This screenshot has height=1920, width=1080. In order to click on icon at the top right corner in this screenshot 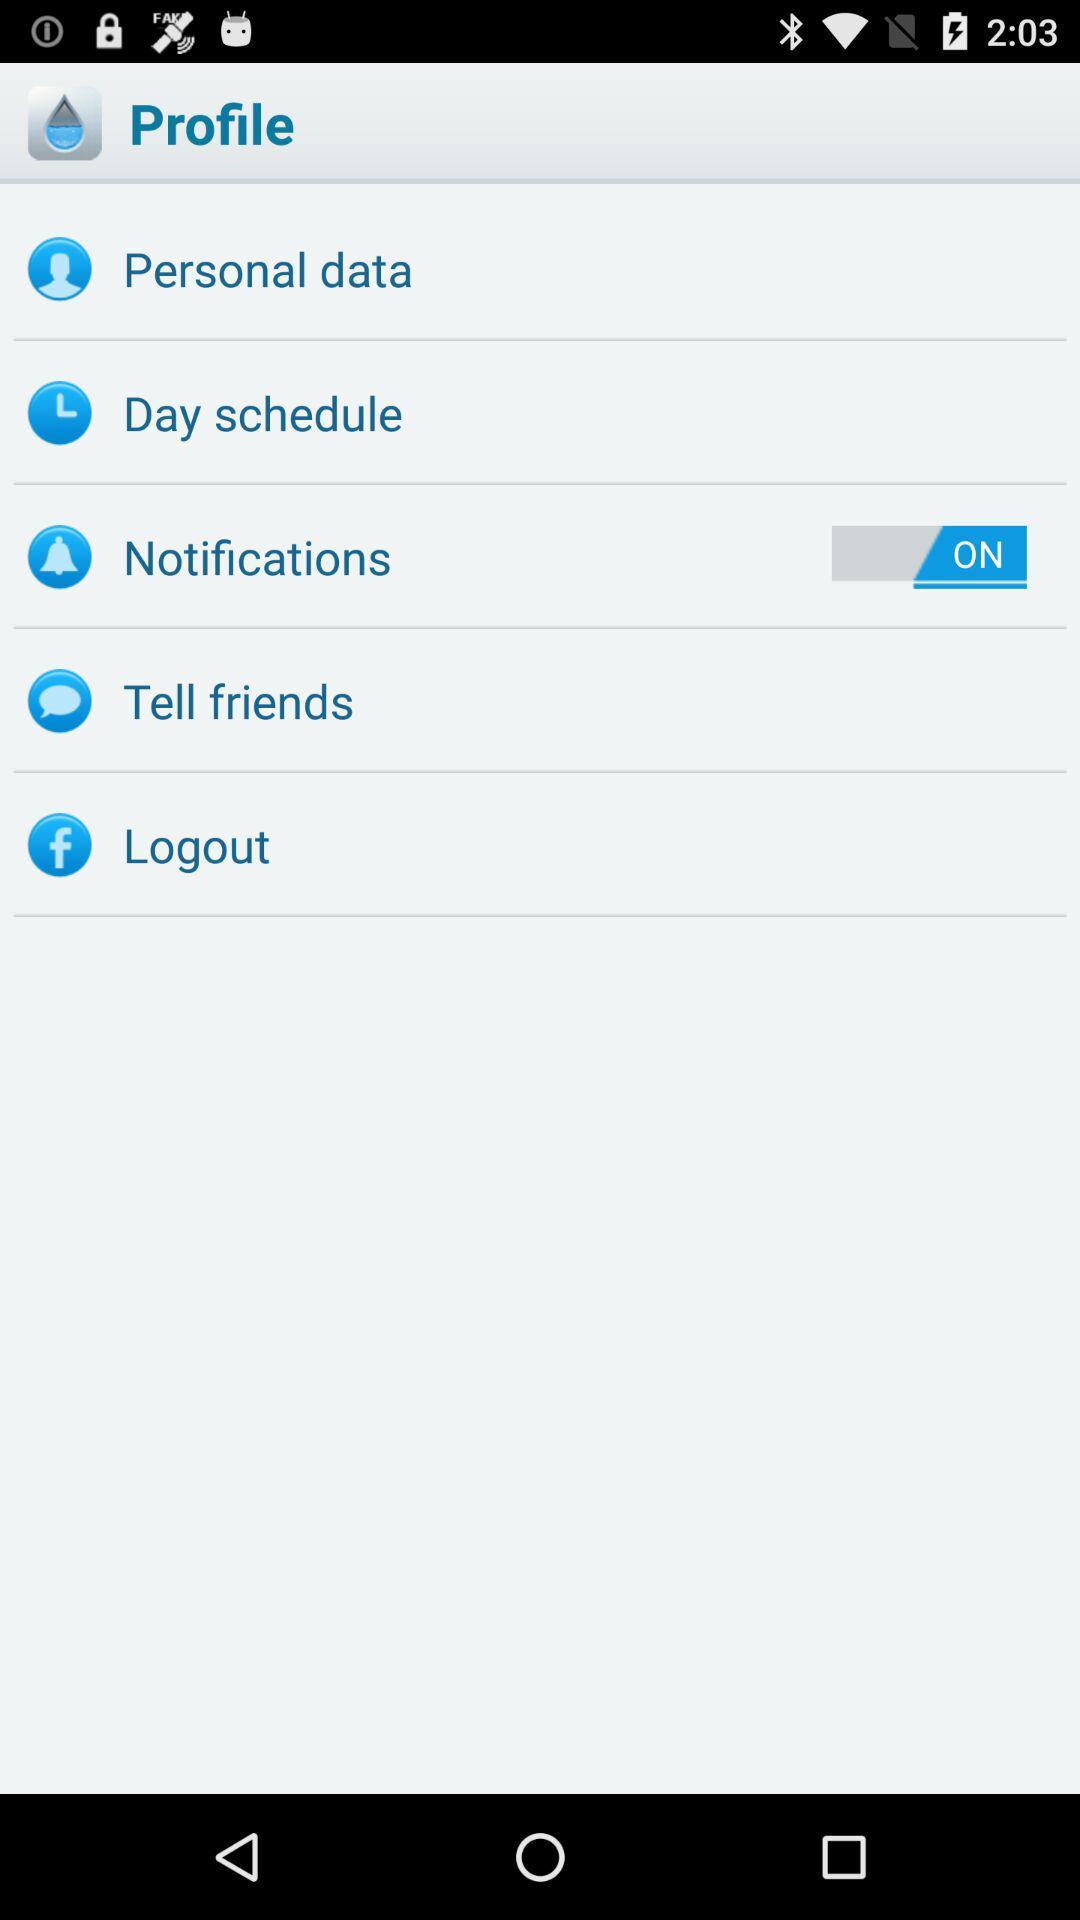, I will do `click(929, 557)`.